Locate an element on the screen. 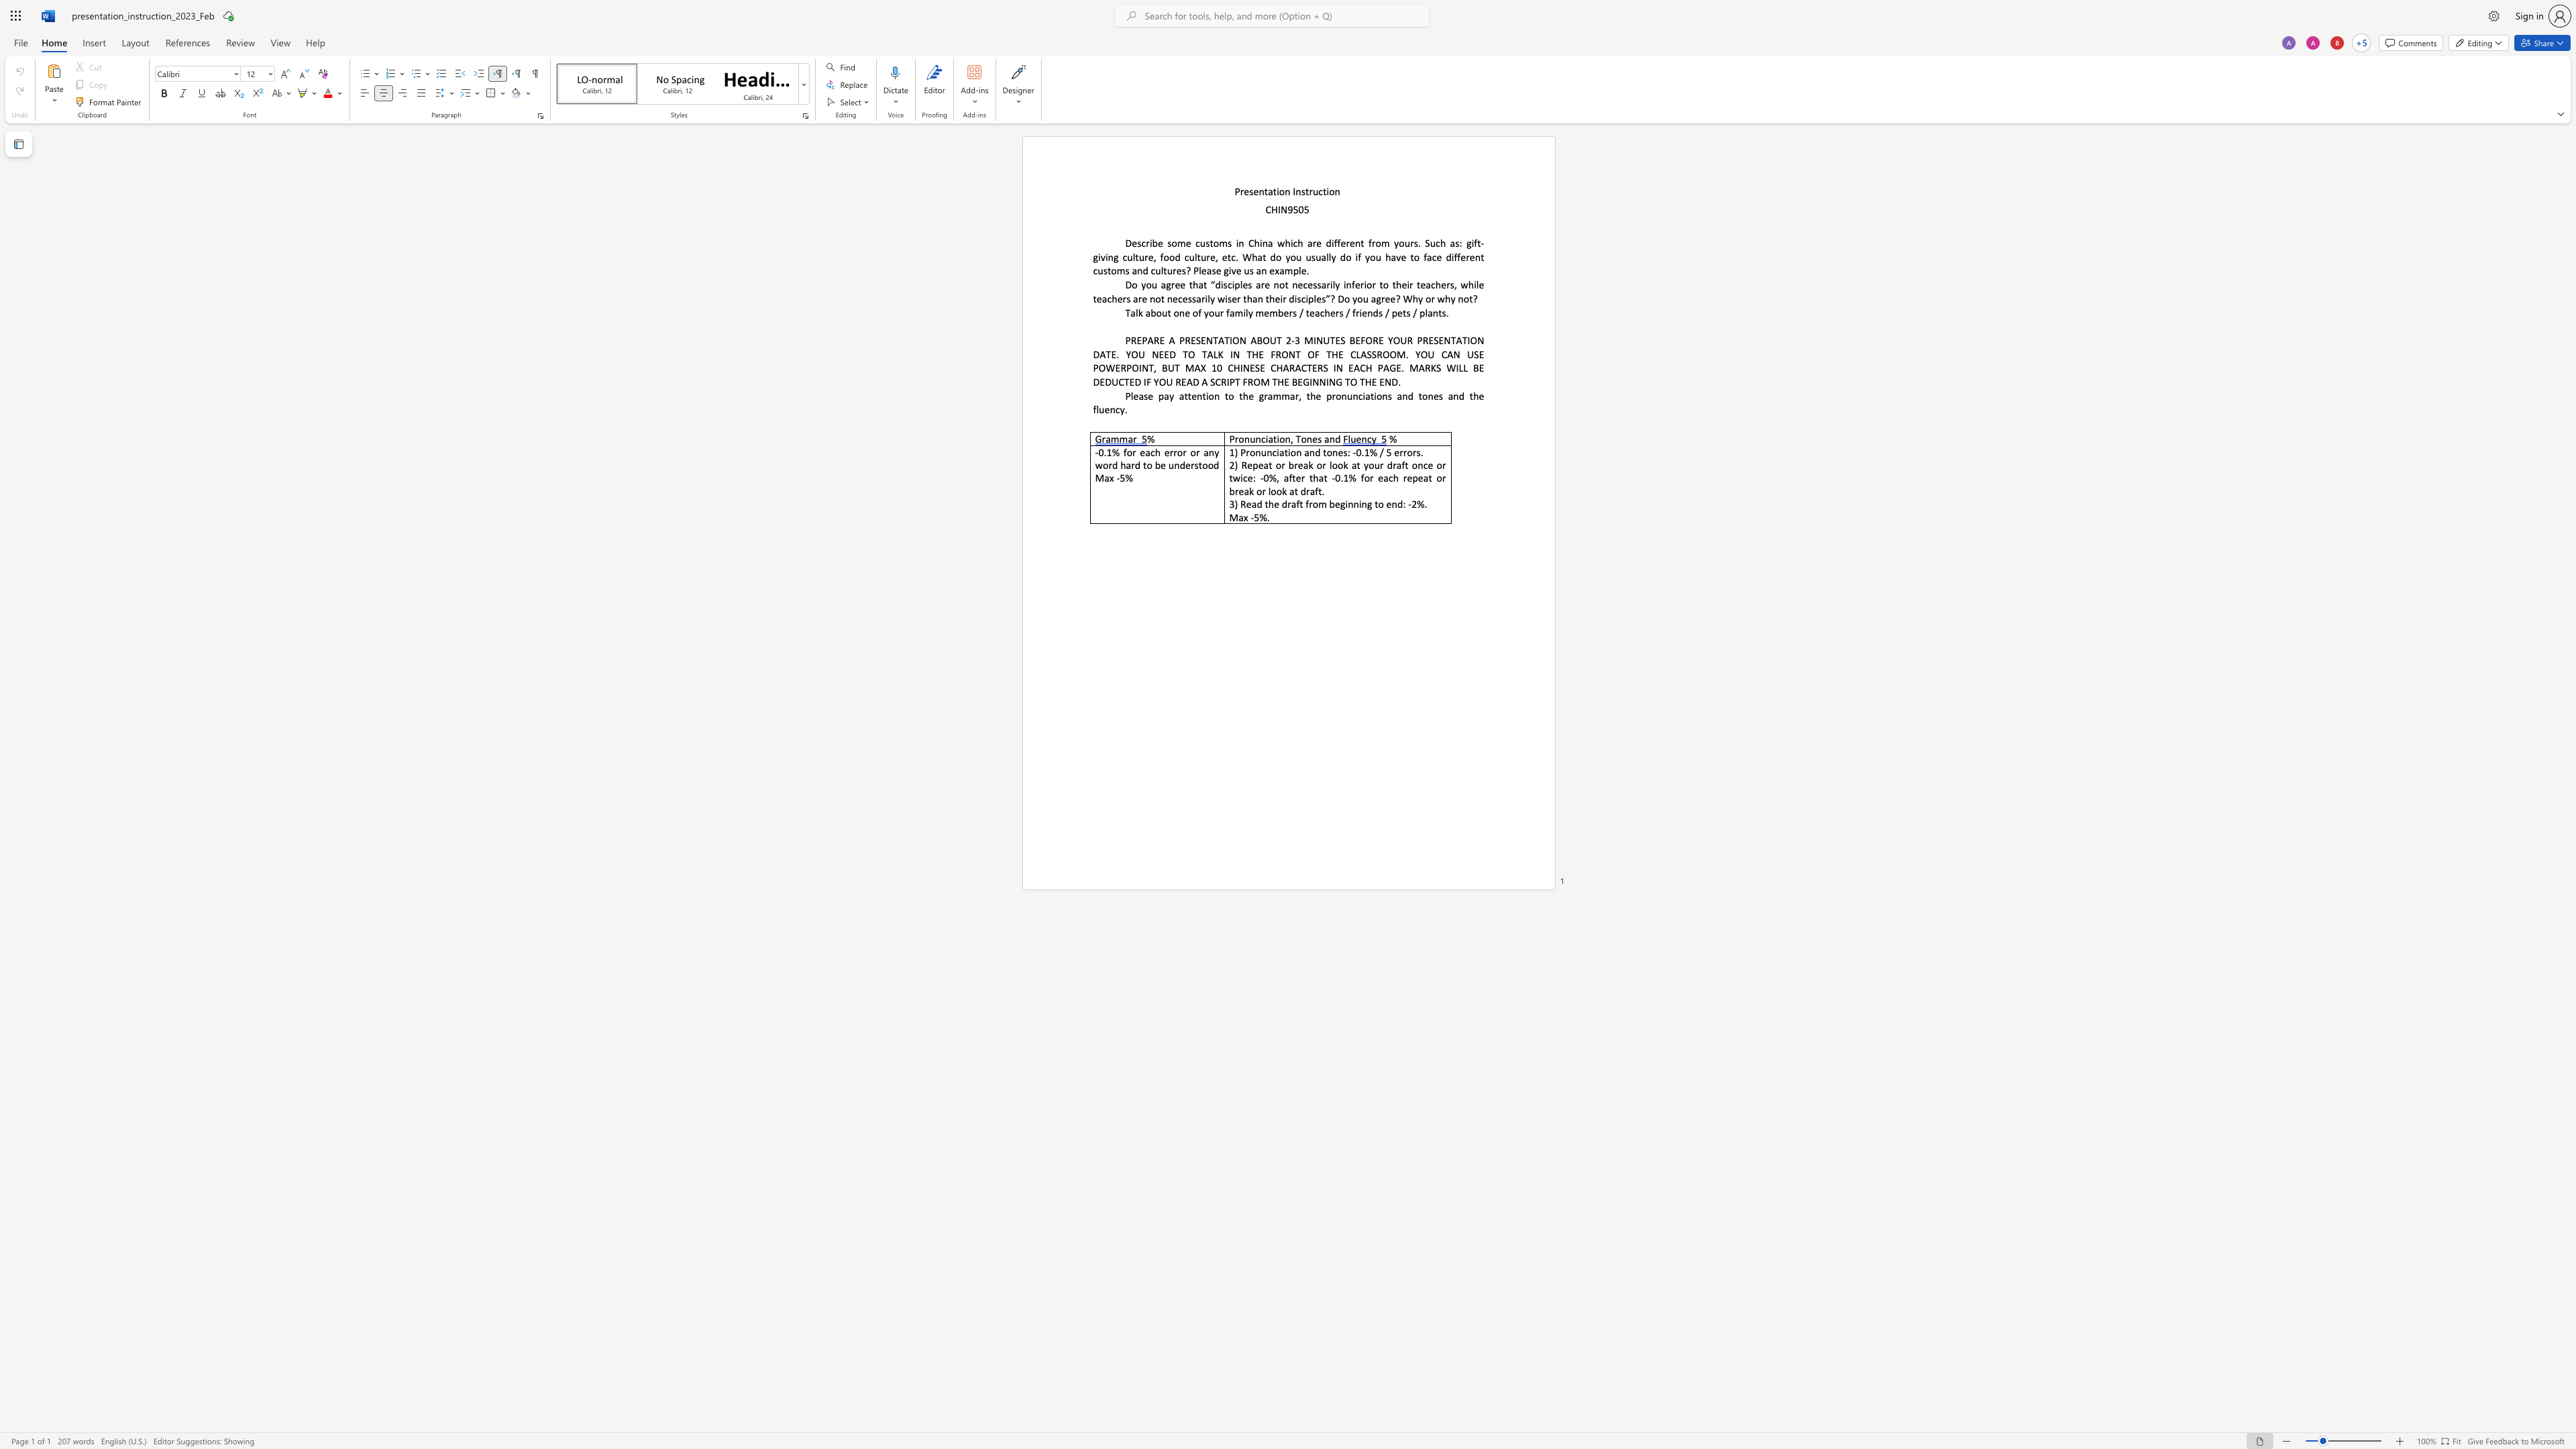 This screenshot has width=2576, height=1449. the 1th character "i" in the text is located at coordinates (1230, 270).